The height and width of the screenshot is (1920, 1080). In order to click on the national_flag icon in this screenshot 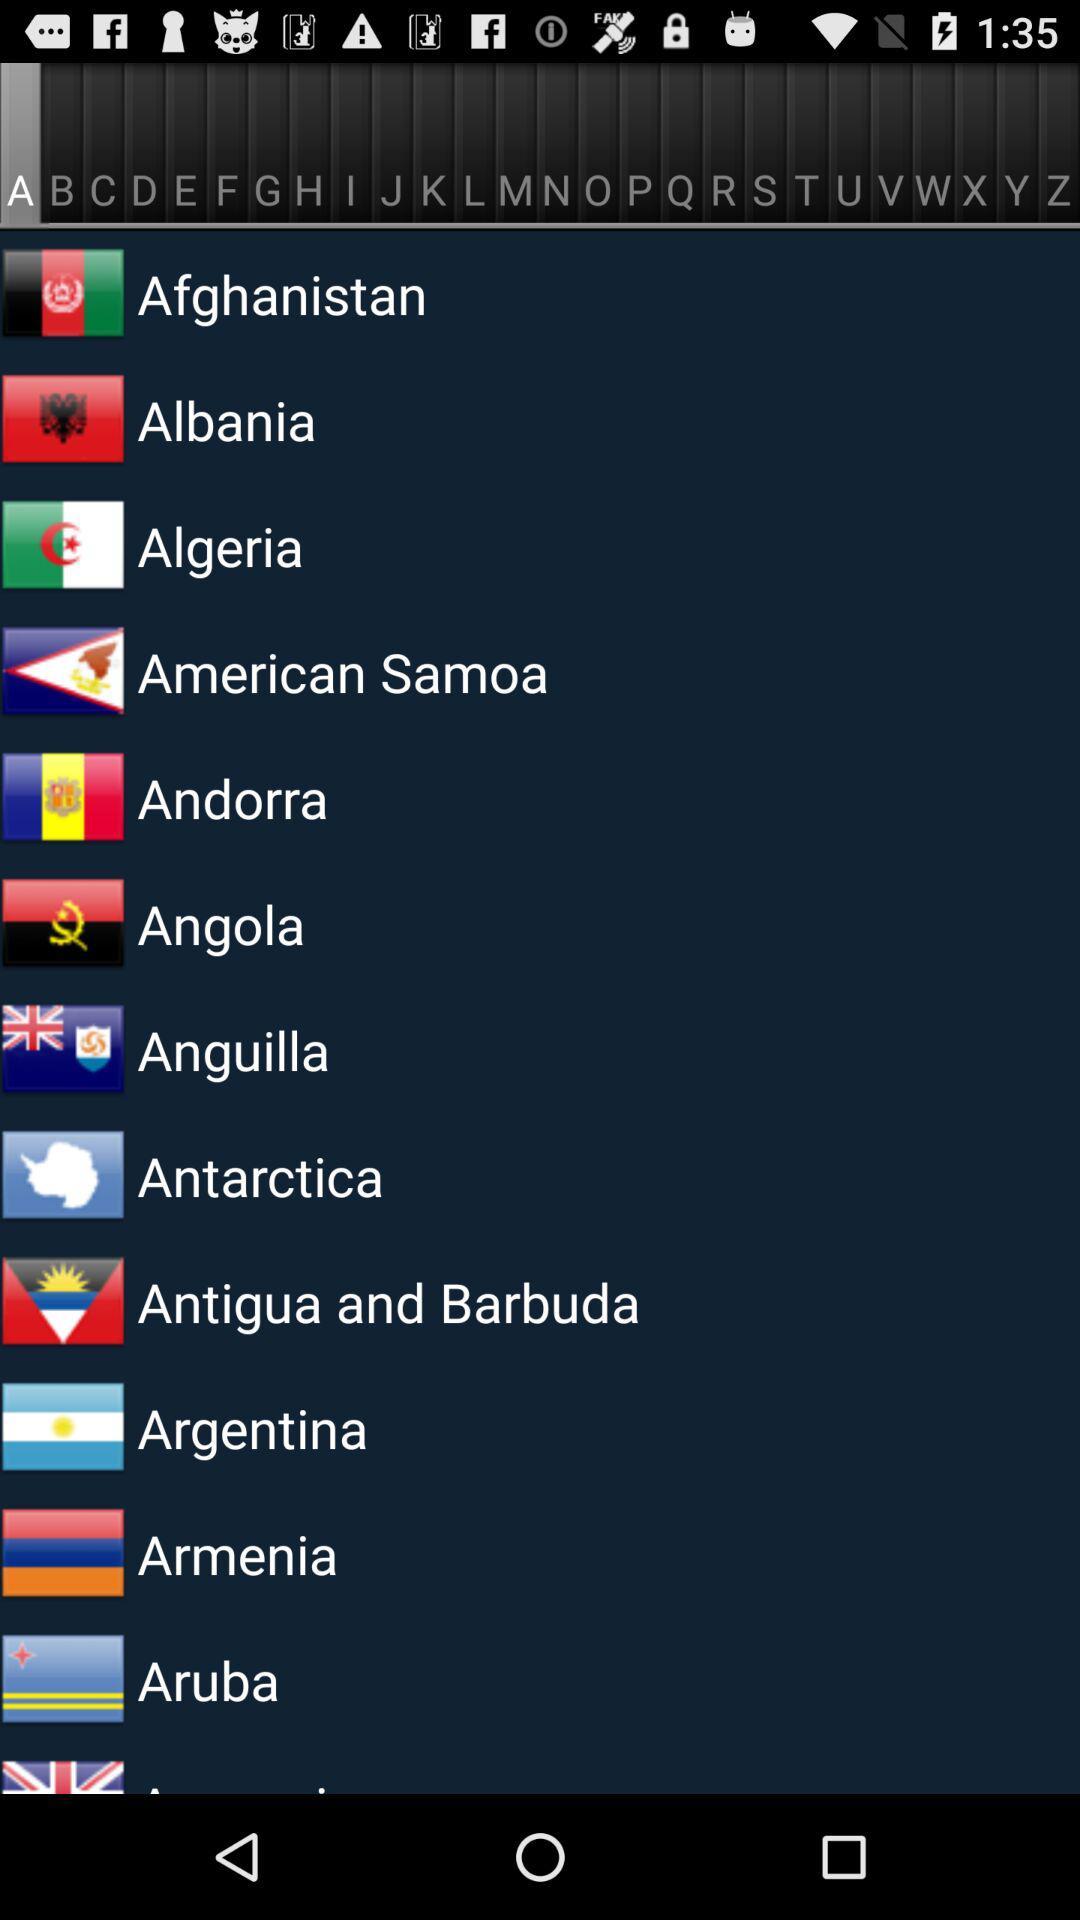, I will do `click(61, 1527)`.